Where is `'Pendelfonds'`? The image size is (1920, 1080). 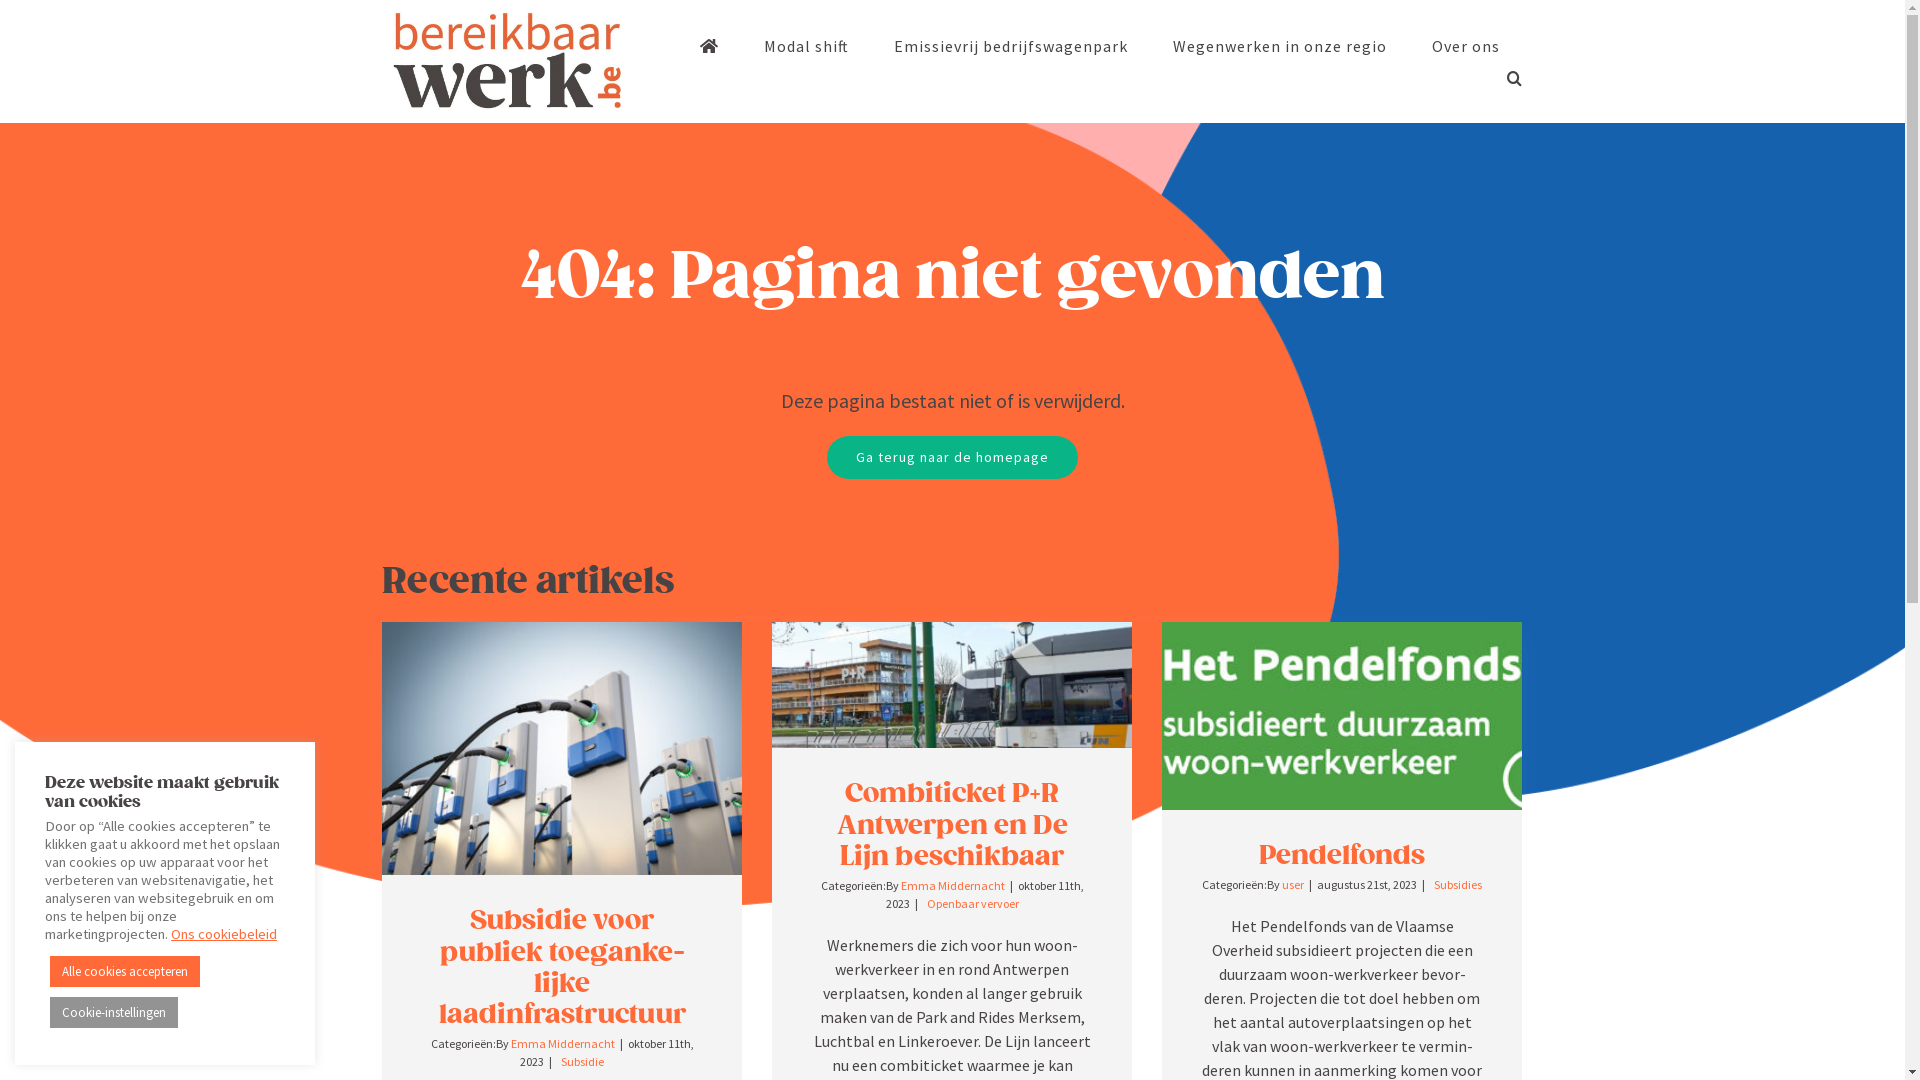
'Pendelfonds' is located at coordinates (1257, 855).